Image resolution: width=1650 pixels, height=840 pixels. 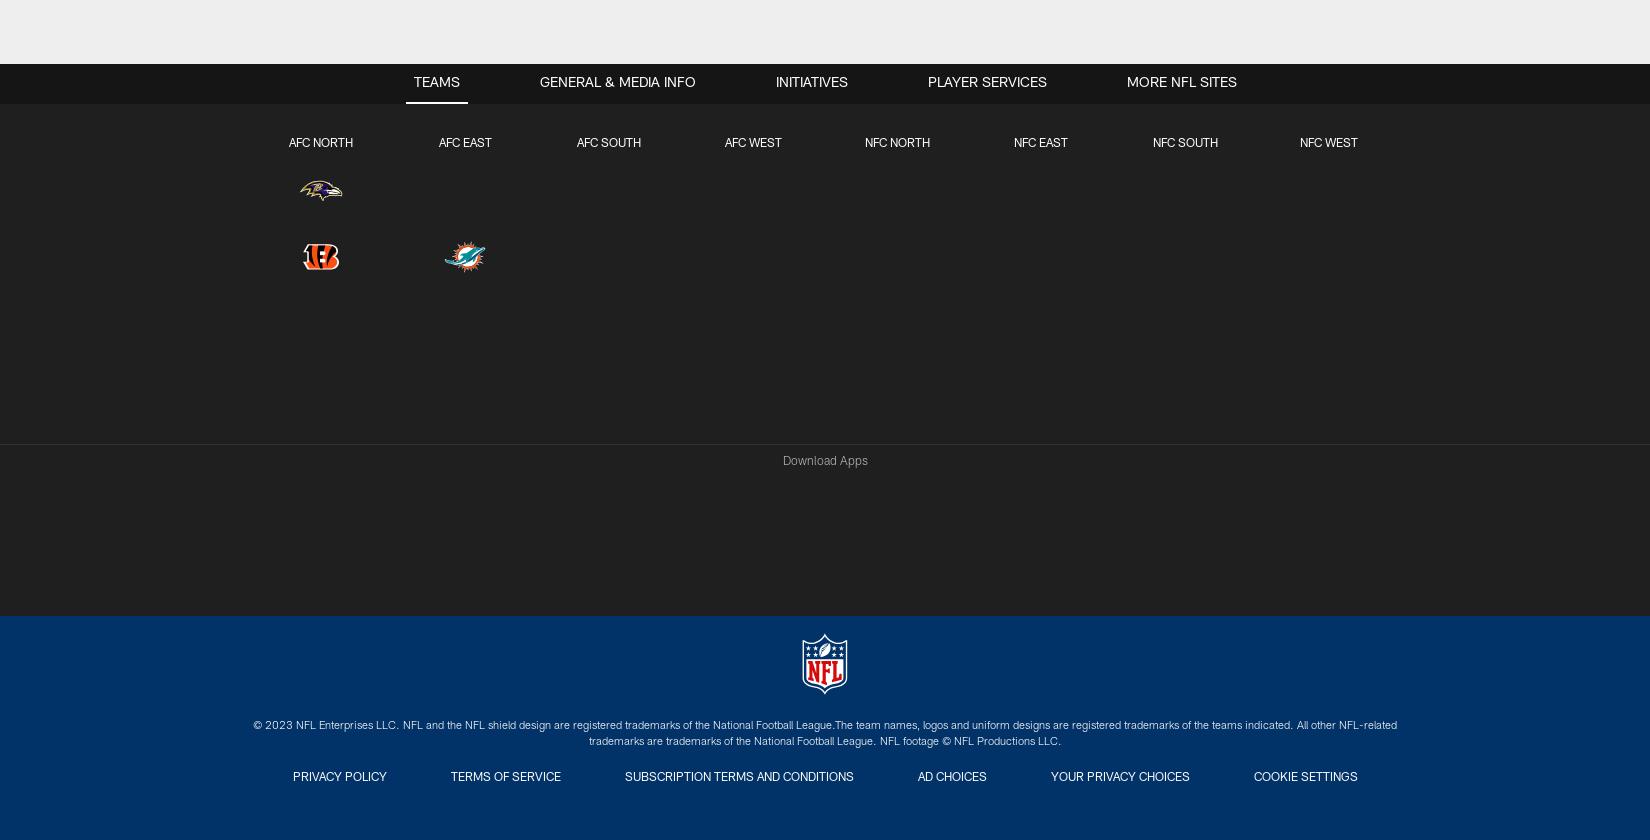 I want to click on 'Download Apps', so click(x=780, y=462).